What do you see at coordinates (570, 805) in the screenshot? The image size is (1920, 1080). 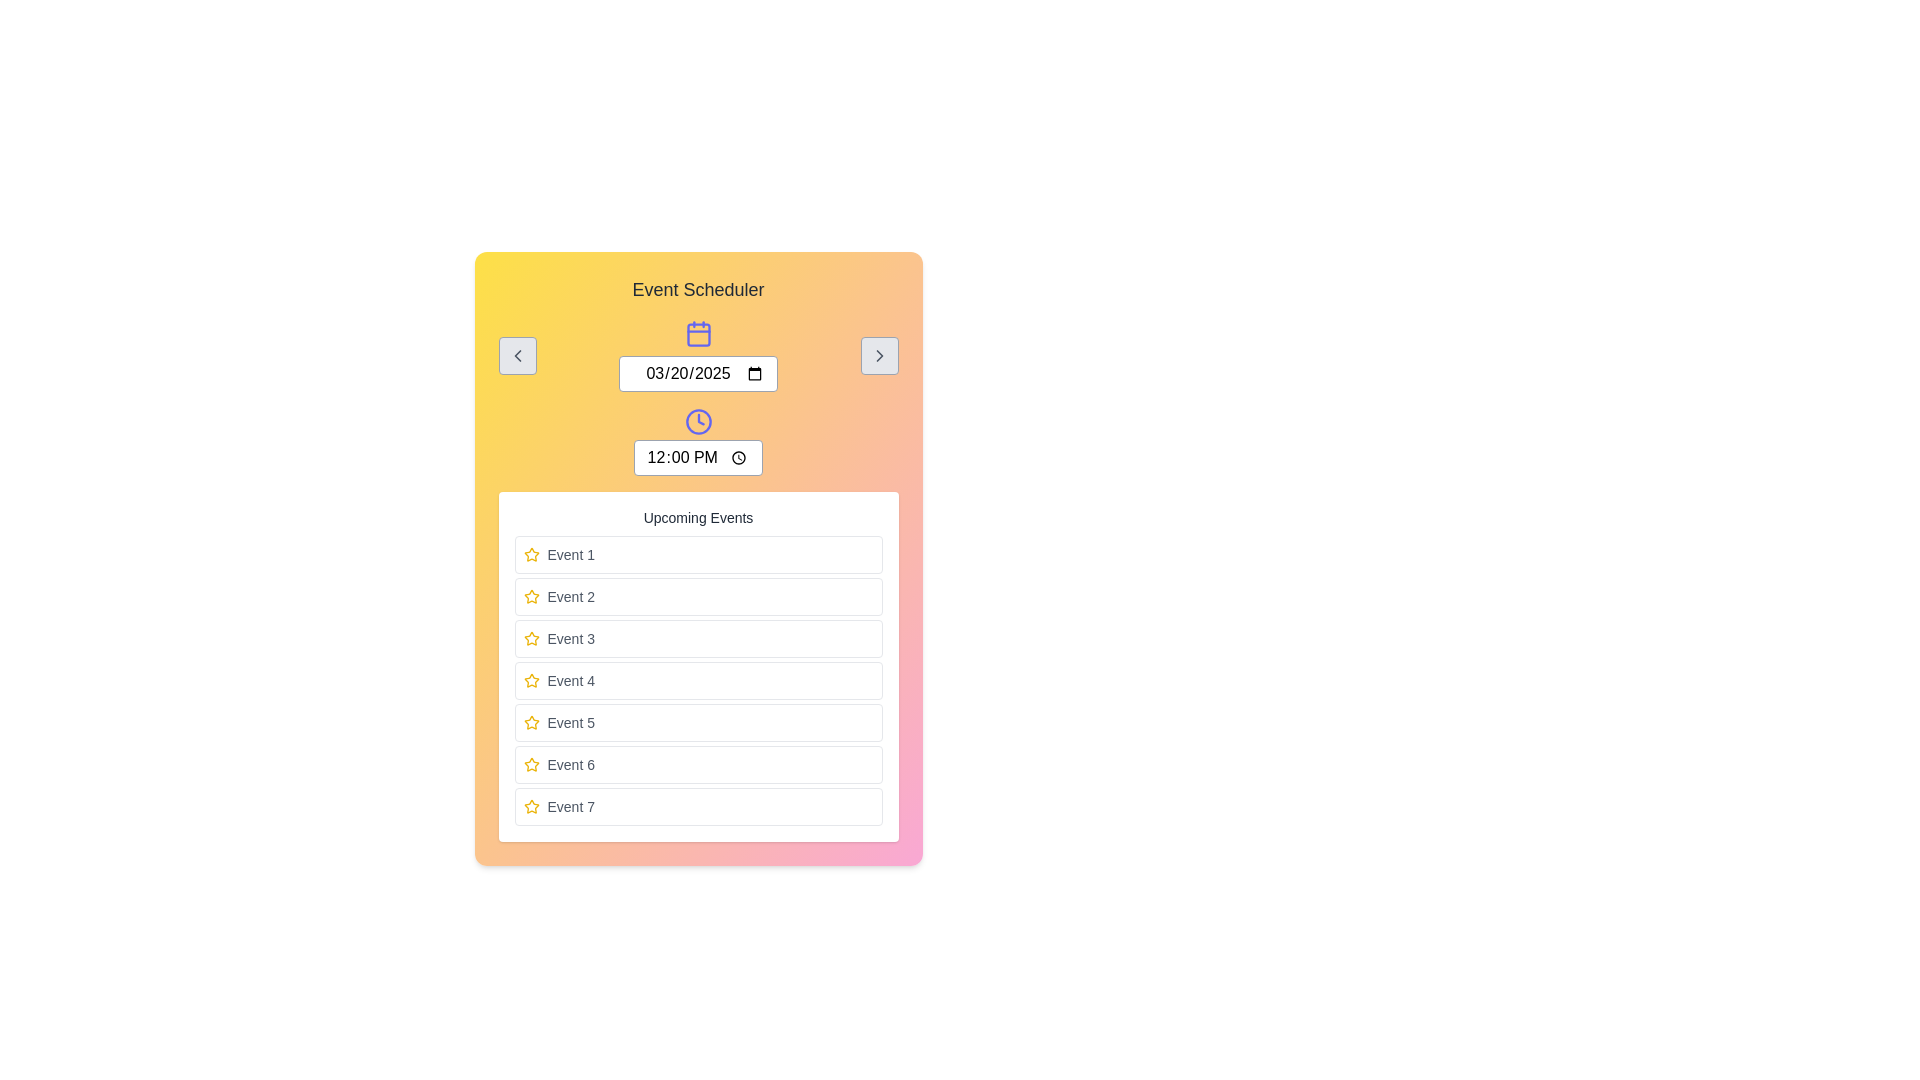 I see `the text label that represents the title or description of the last event in the event list, which is adjacent to a yellow star icon` at bounding box center [570, 805].